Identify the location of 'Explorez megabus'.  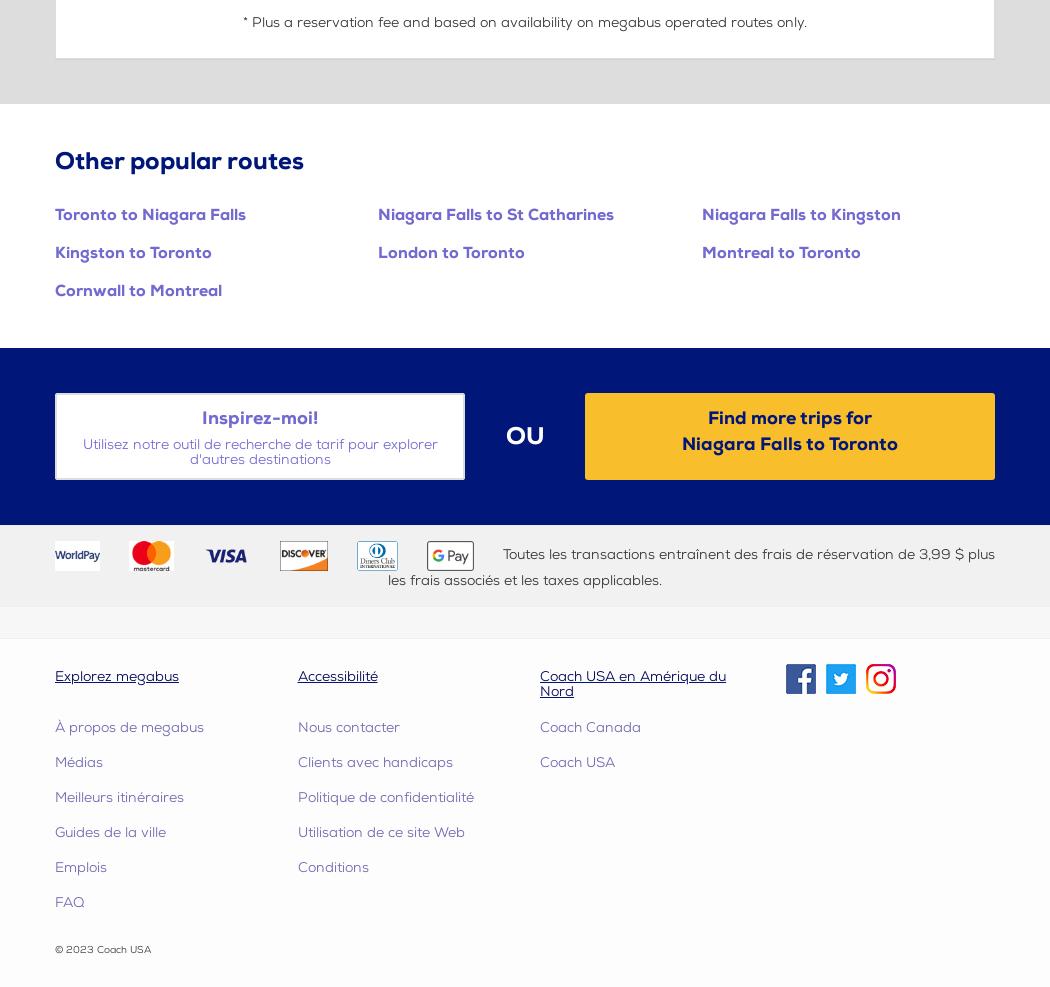
(54, 675).